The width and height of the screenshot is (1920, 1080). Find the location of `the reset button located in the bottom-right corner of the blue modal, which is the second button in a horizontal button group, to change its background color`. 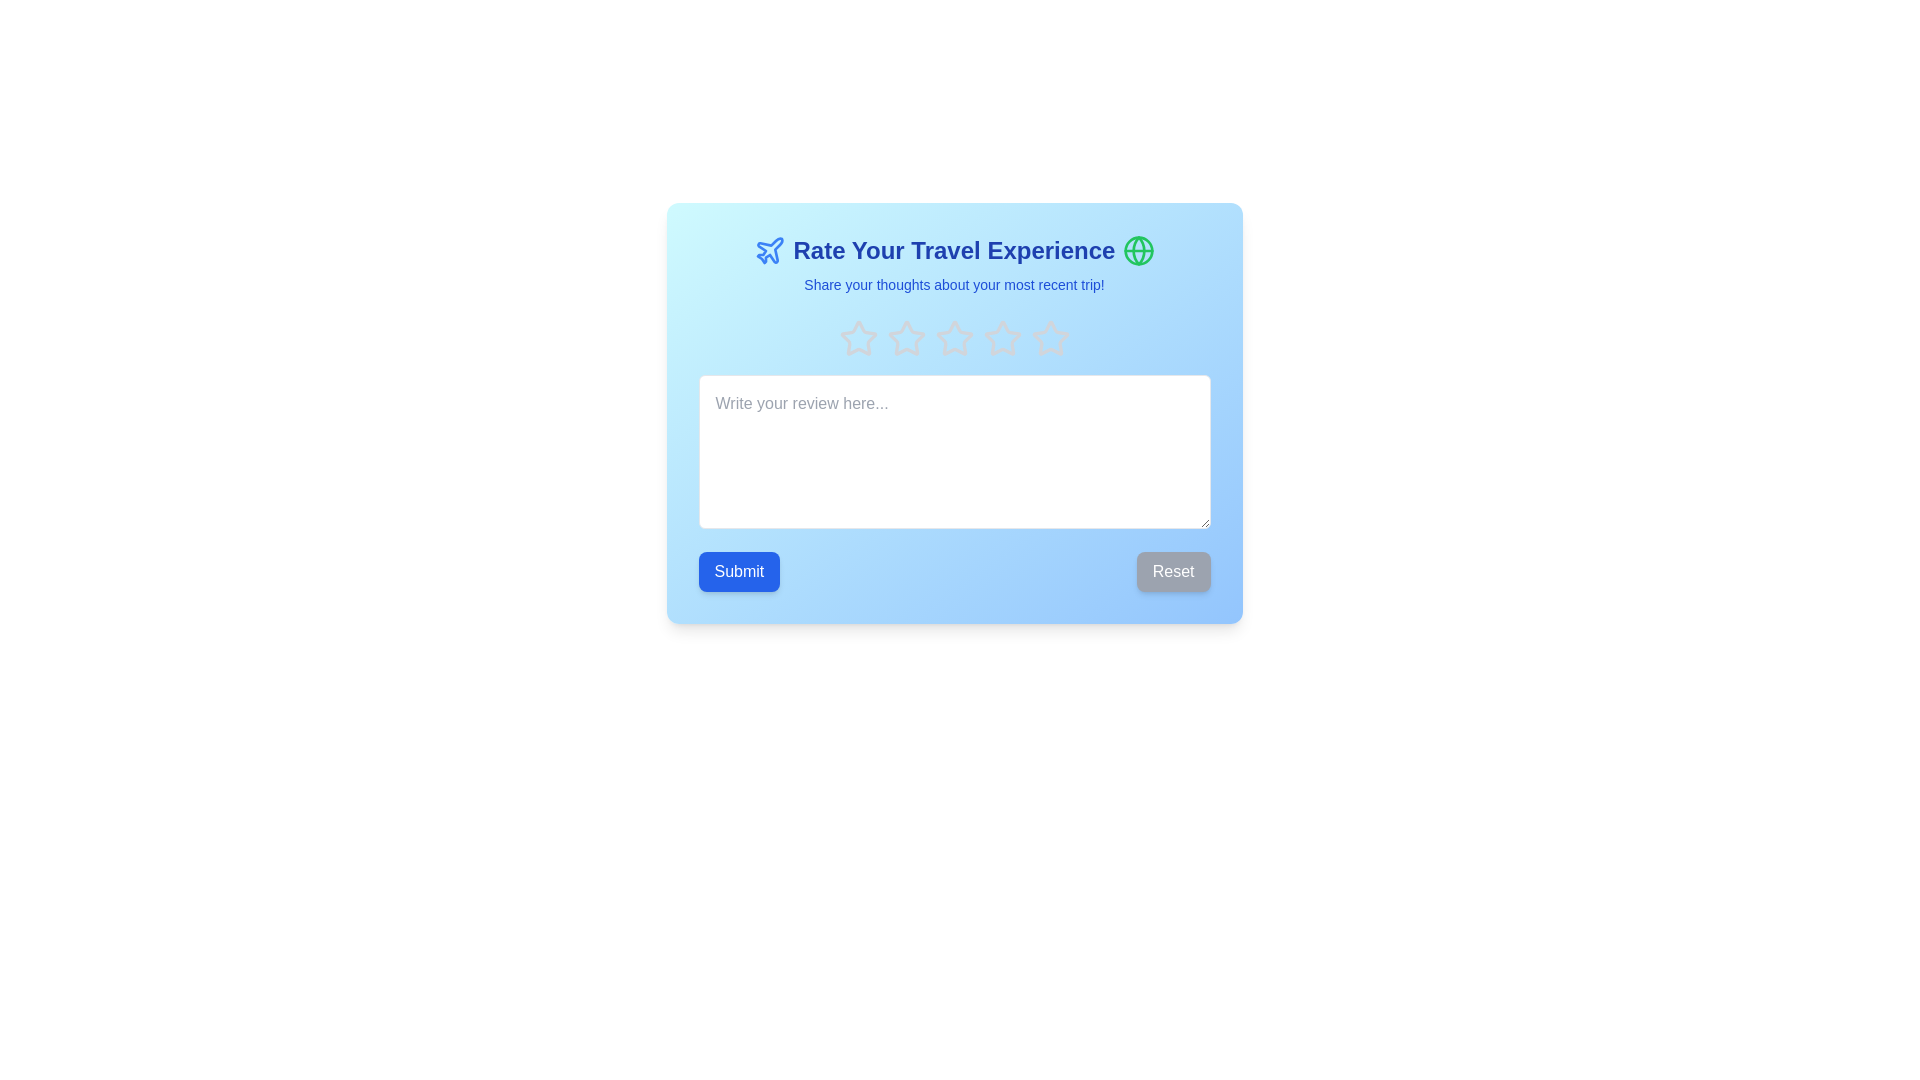

the reset button located in the bottom-right corner of the blue modal, which is the second button in a horizontal button group, to change its background color is located at coordinates (1173, 571).